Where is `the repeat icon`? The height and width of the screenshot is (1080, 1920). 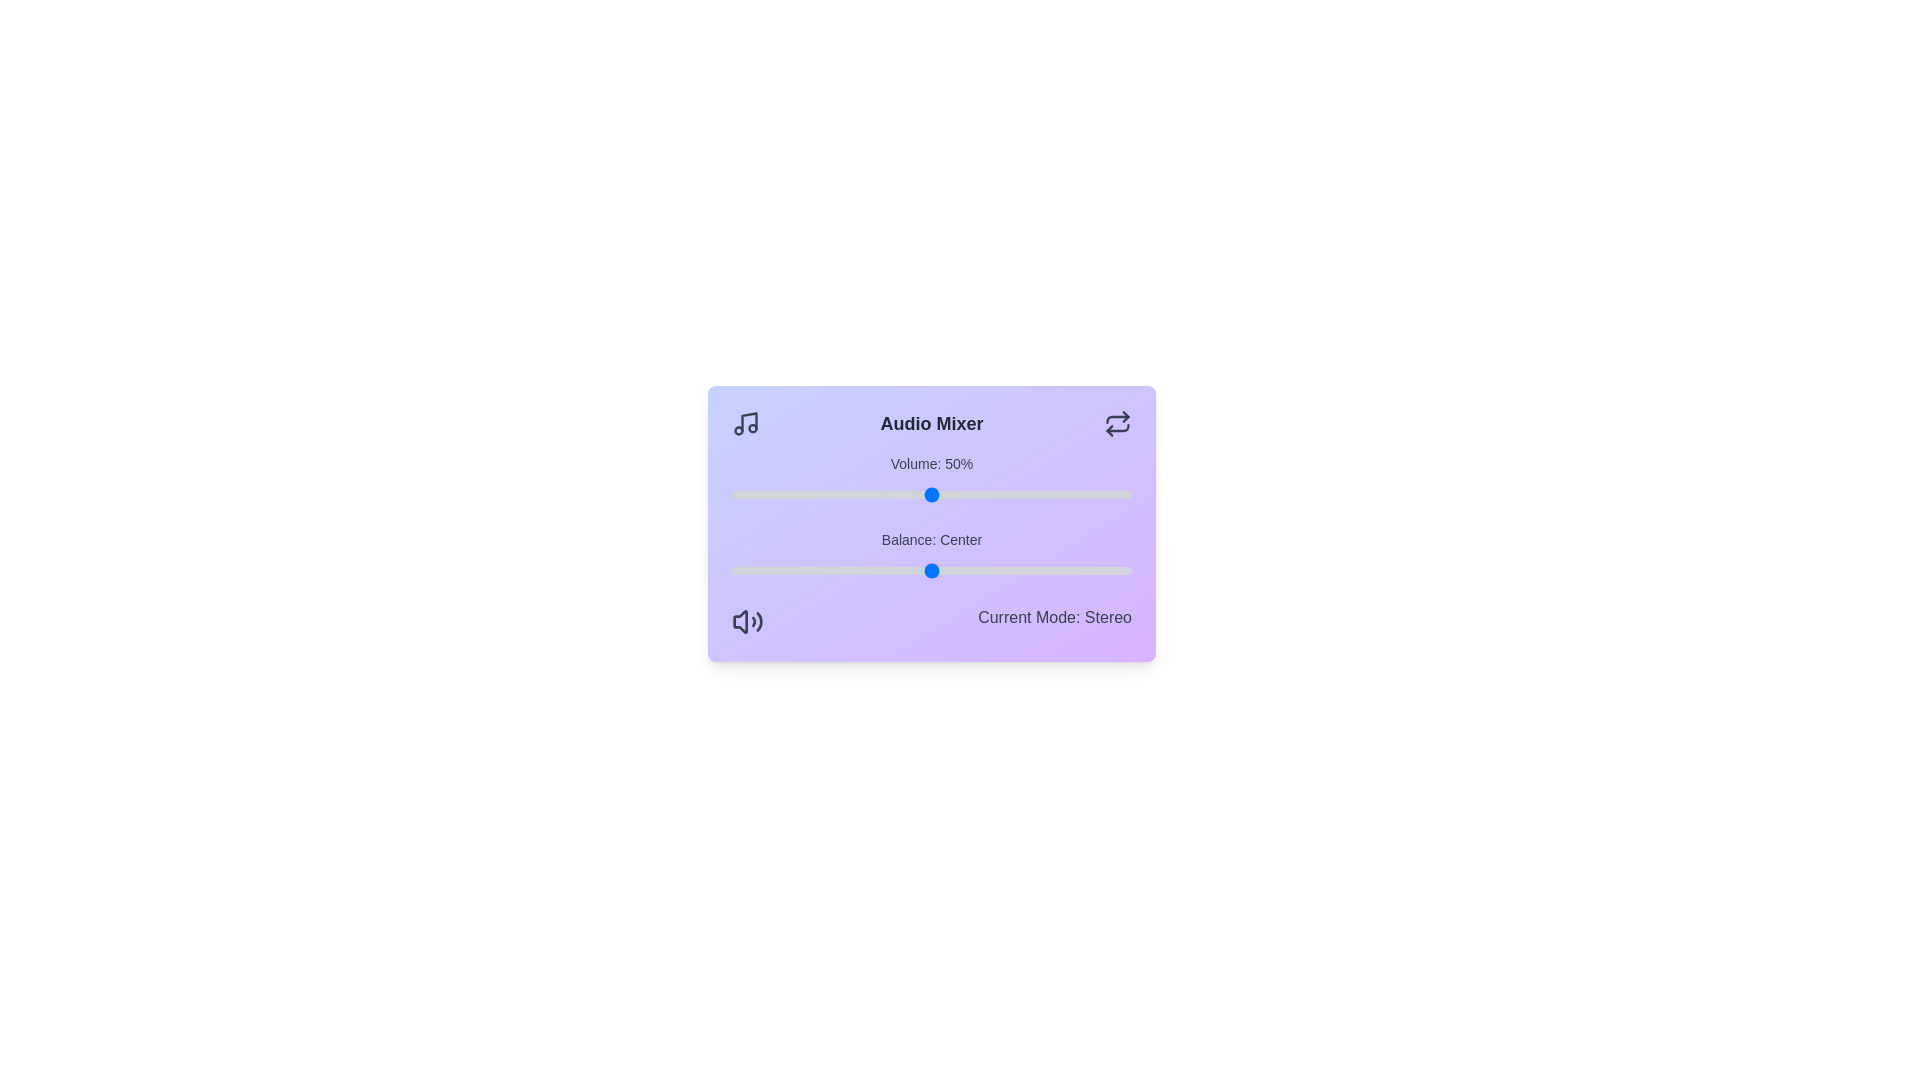 the repeat icon is located at coordinates (1116, 423).